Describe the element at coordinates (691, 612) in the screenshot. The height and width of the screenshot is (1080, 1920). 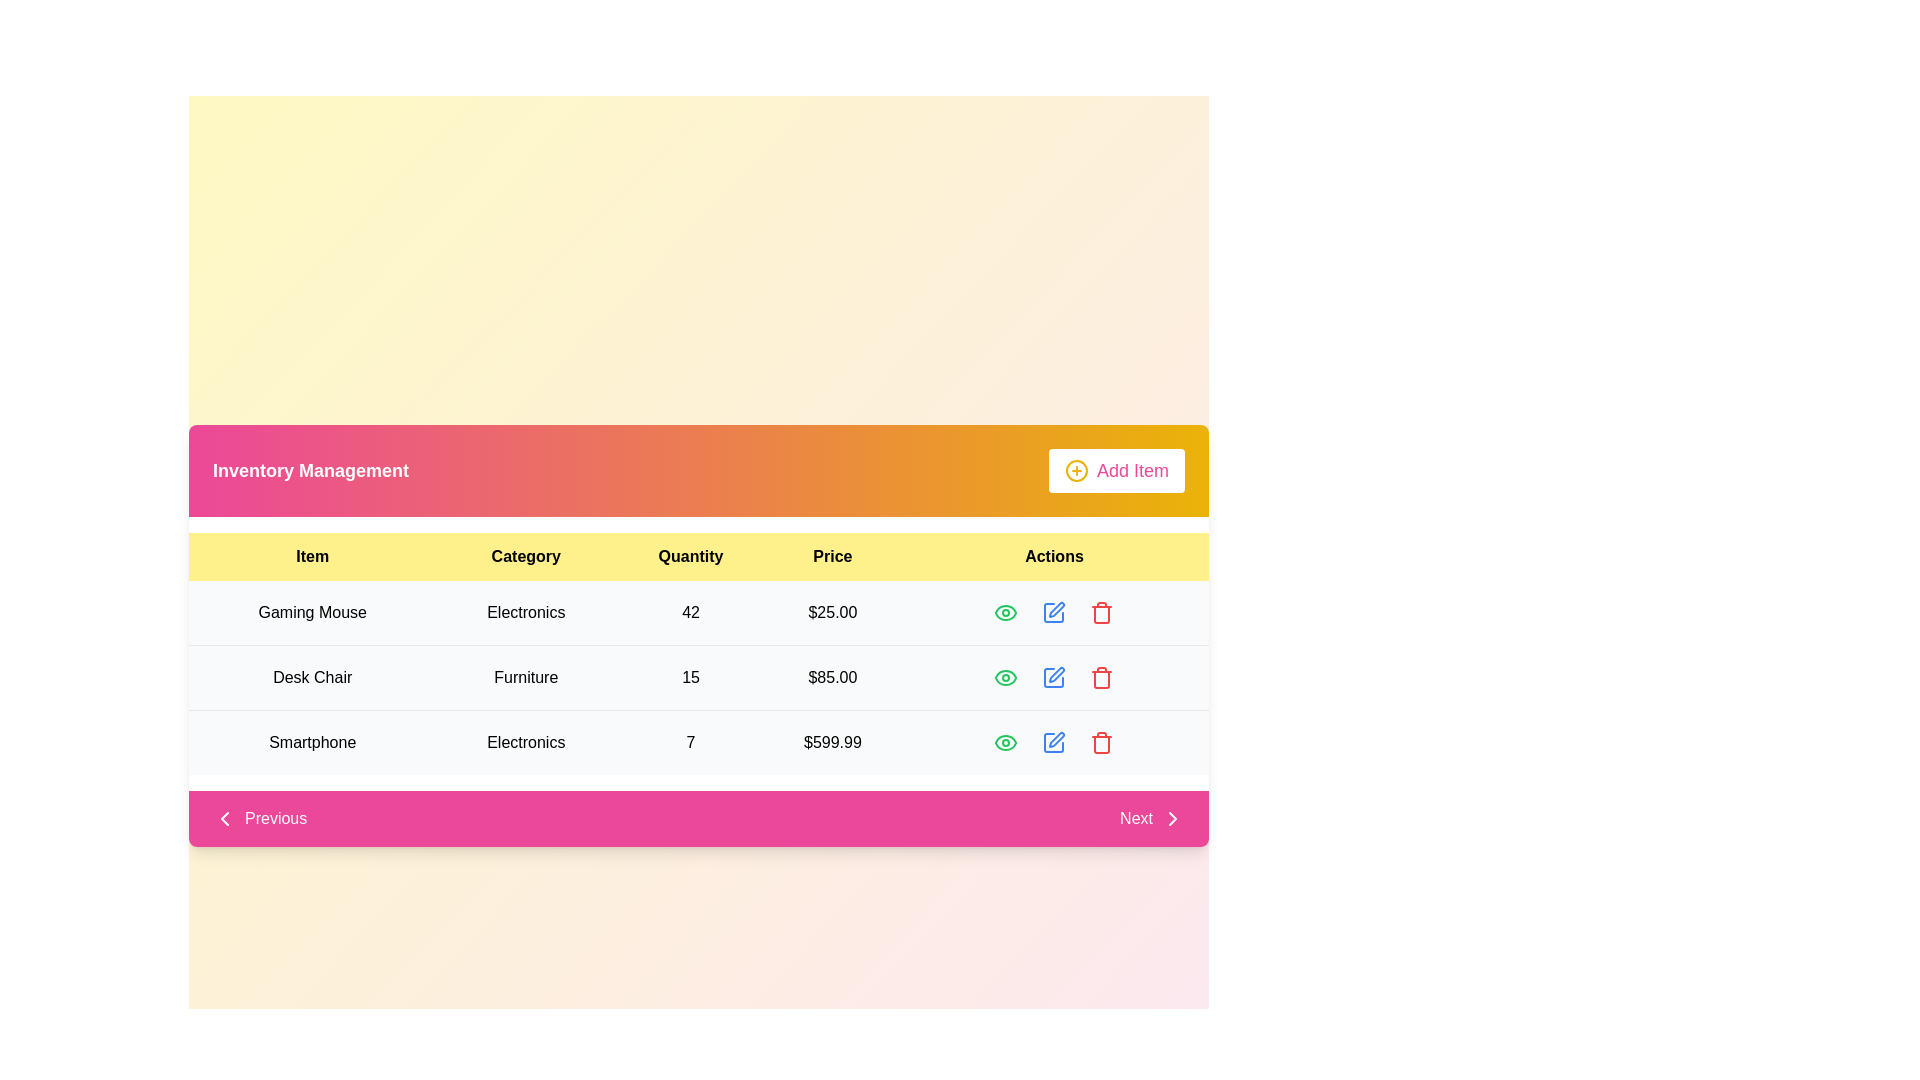
I see `the 'Quantity' text label indicating the available quantity of 'Gaming Mouse' in the inventory` at that location.